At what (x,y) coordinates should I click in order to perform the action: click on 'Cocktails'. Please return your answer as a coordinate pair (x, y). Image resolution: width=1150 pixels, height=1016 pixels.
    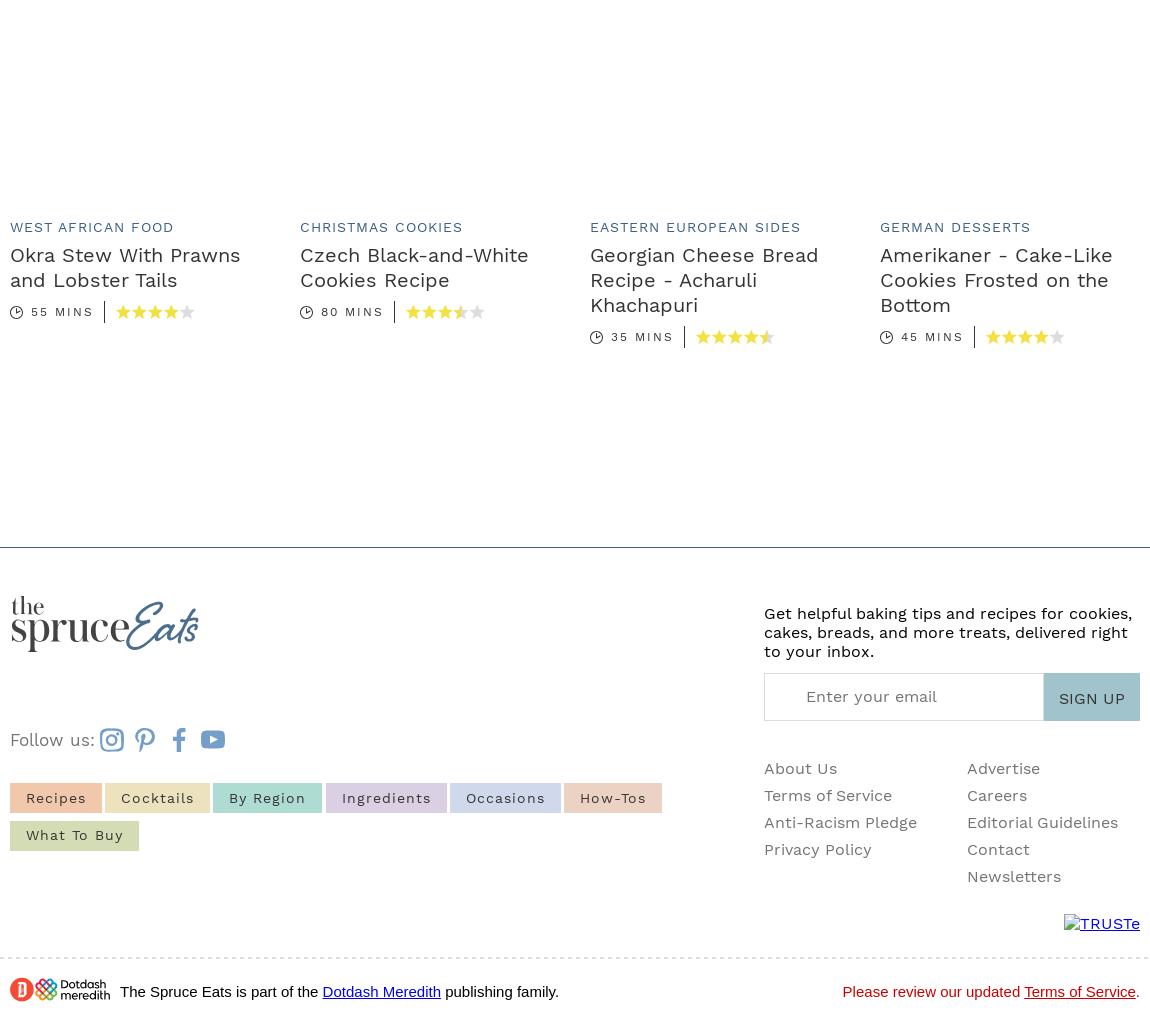
    Looking at the image, I should click on (156, 795).